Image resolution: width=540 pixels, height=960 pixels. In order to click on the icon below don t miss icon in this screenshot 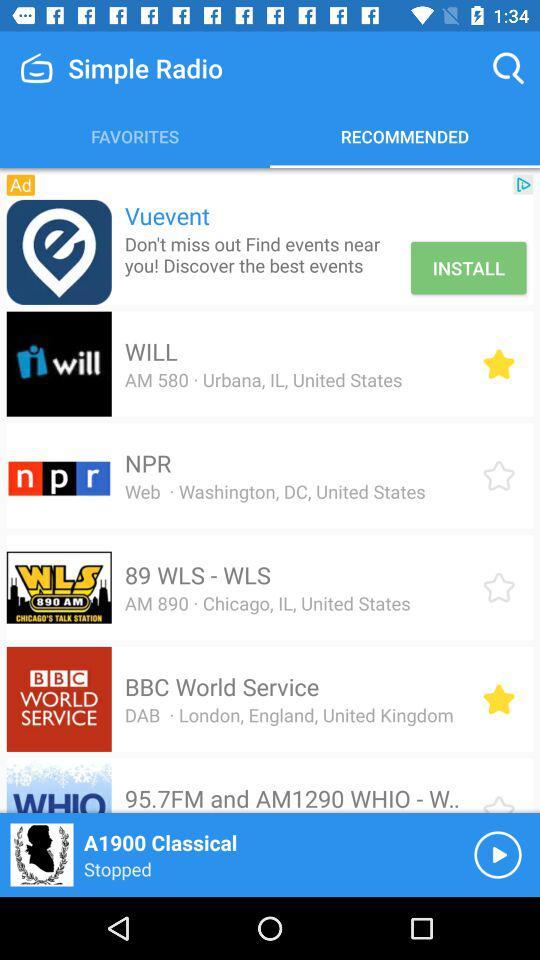, I will do `click(150, 351)`.